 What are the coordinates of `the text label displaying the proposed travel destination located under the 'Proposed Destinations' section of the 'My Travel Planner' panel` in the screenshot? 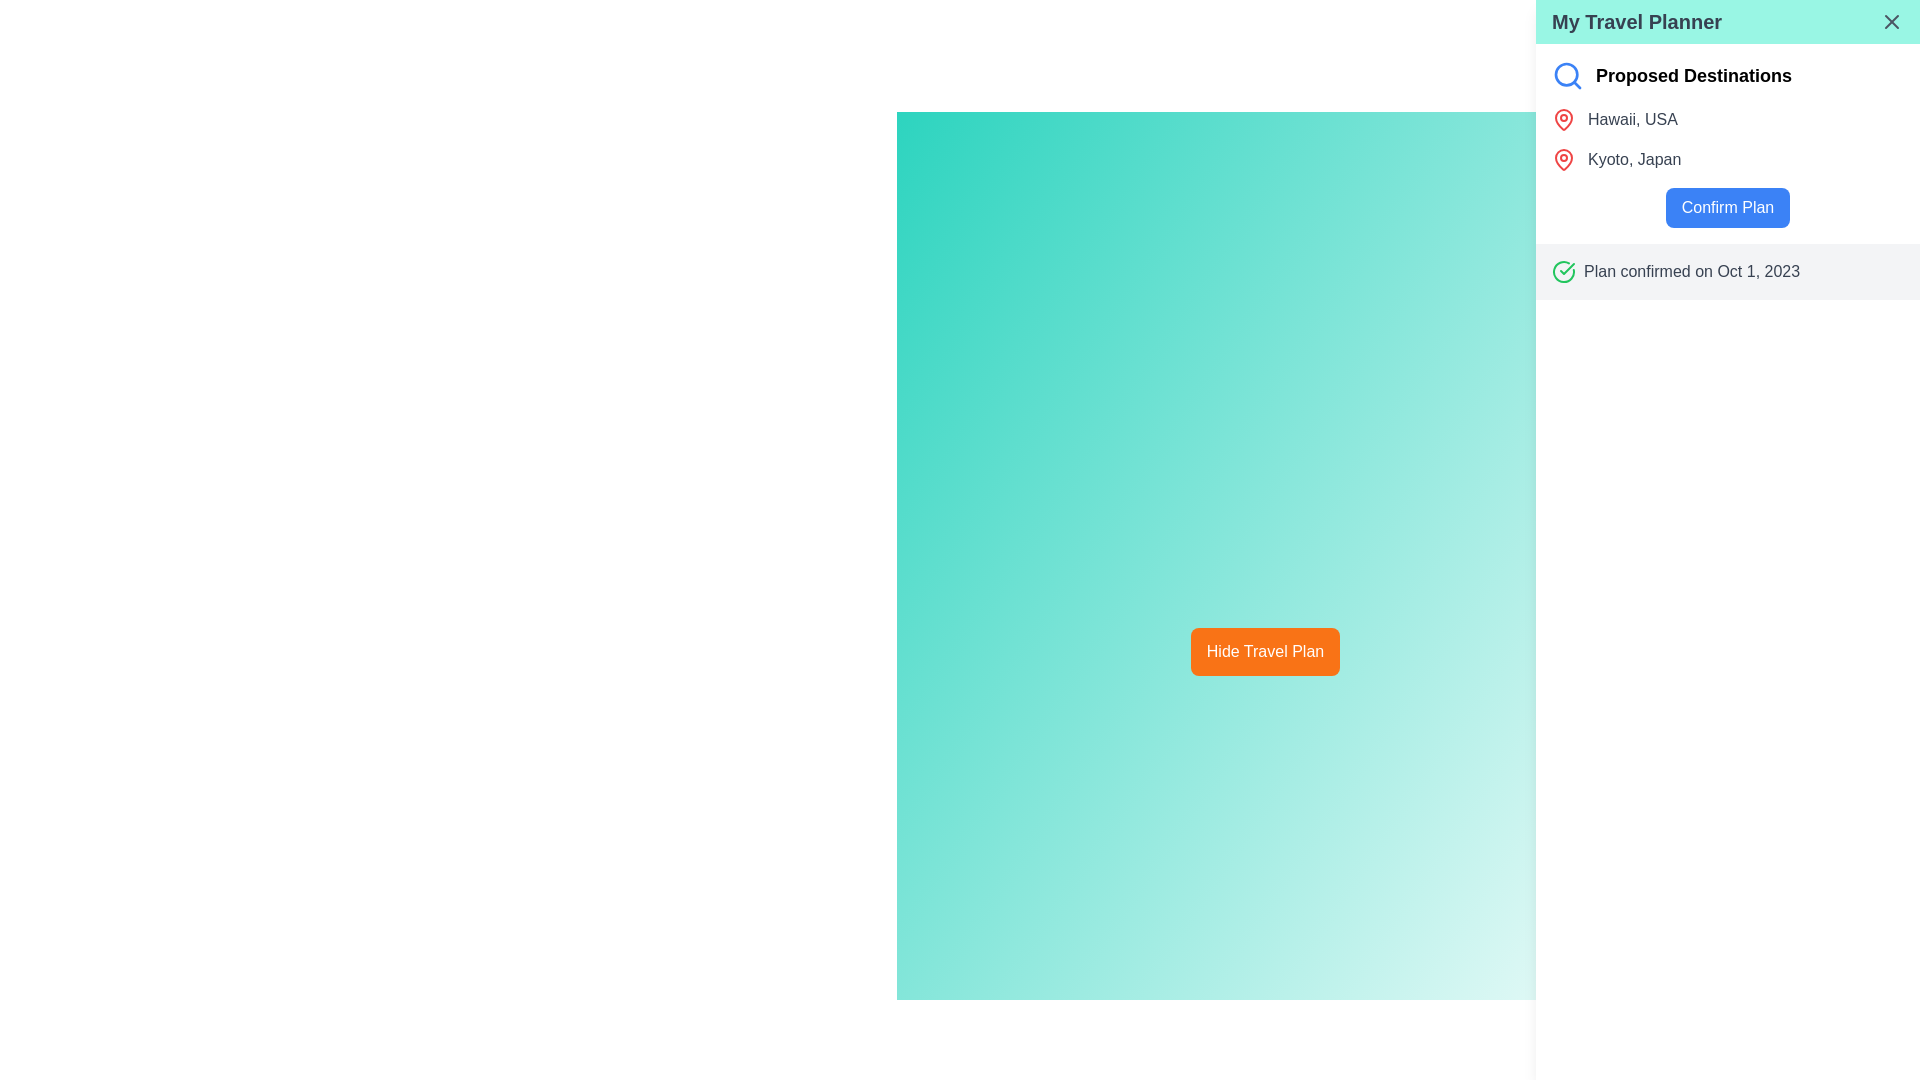 It's located at (1634, 158).